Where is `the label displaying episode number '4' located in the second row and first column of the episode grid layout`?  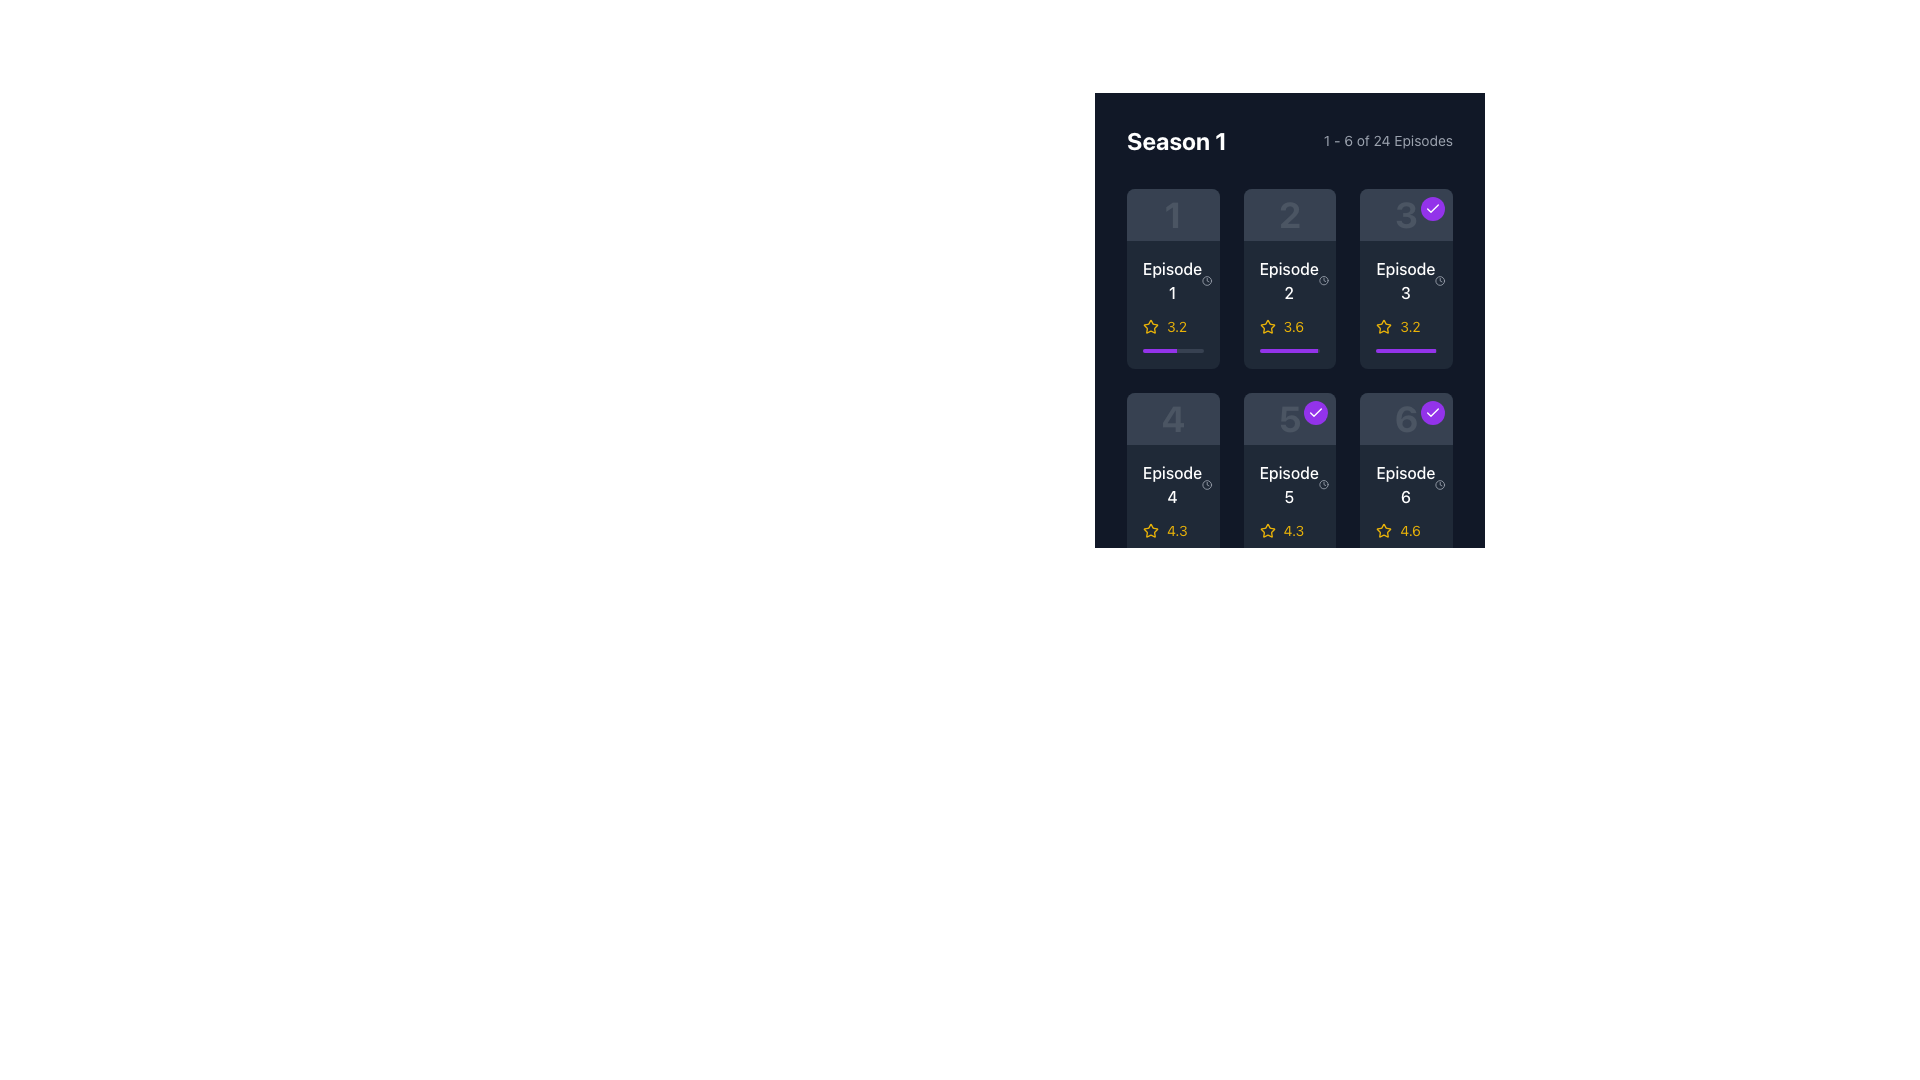 the label displaying episode number '4' located in the second row and first column of the episode grid layout is located at coordinates (1173, 485).